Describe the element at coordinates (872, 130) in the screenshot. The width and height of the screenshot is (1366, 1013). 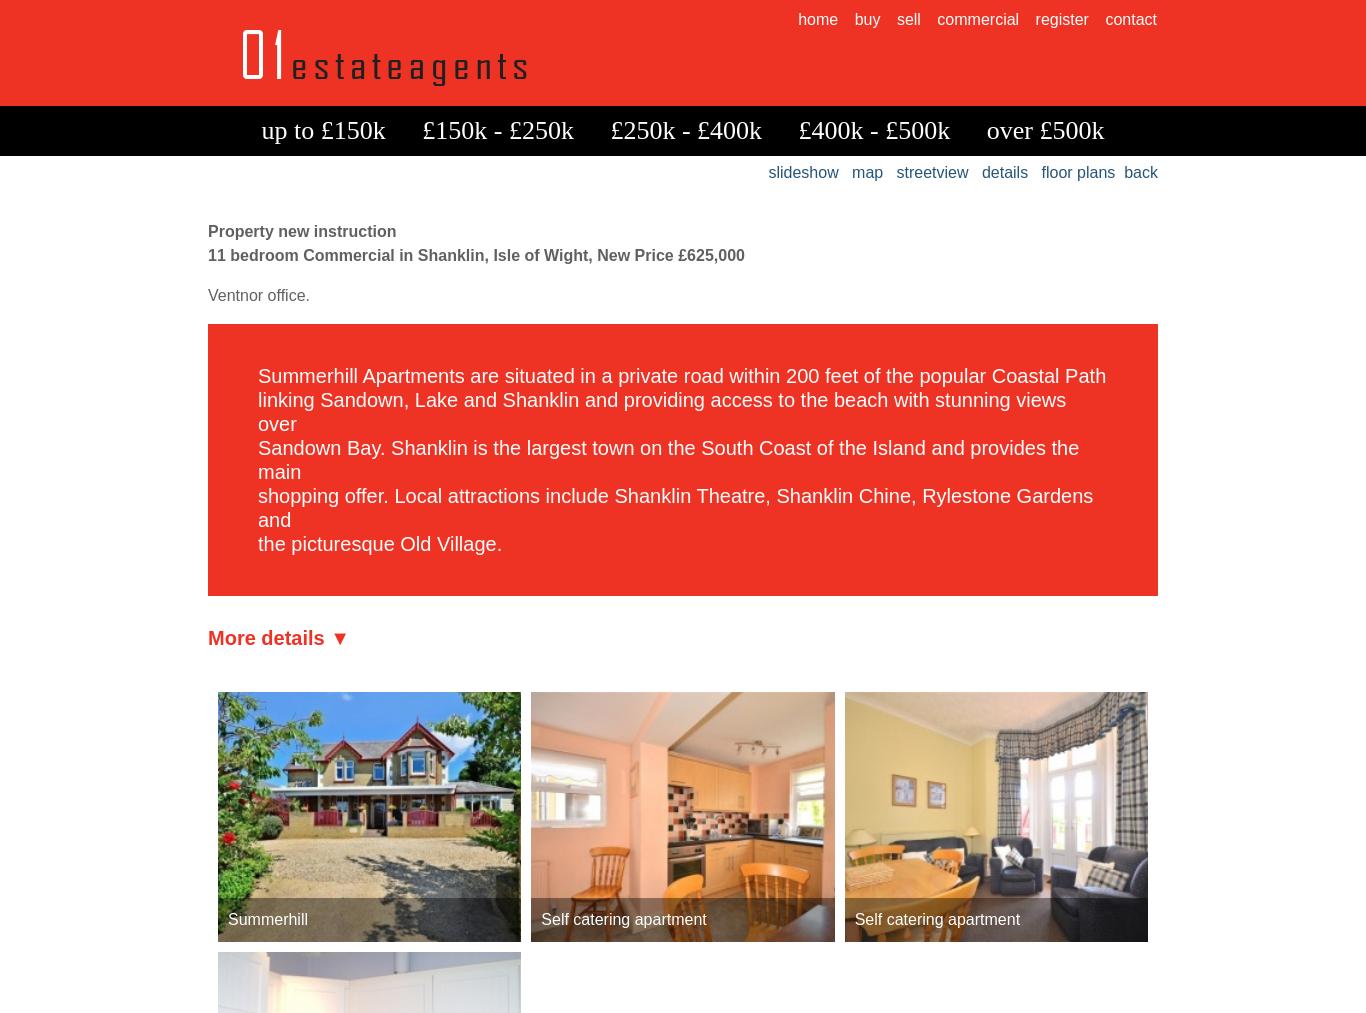
I see `'£400k - £500k'` at that location.